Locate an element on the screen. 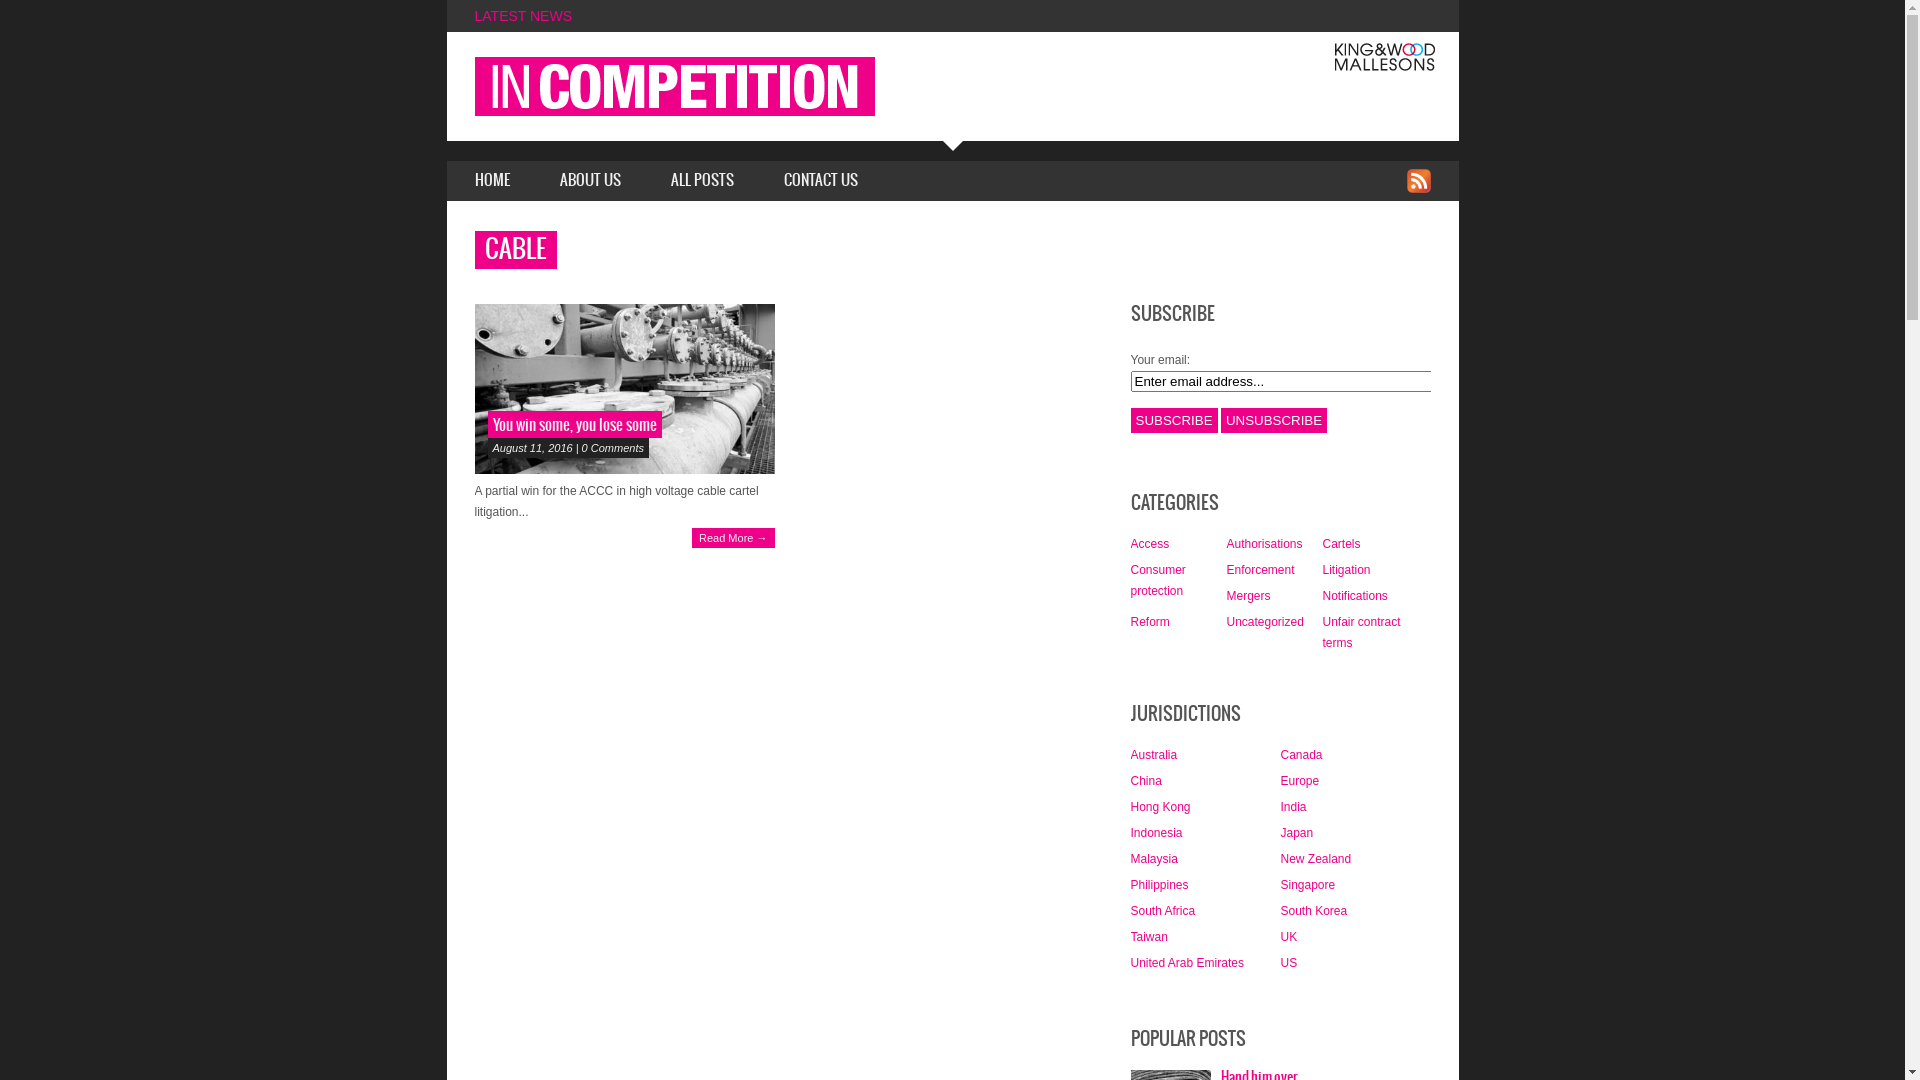 The image size is (1920, 1080). 'RSS Feed' is located at coordinates (1416, 180).